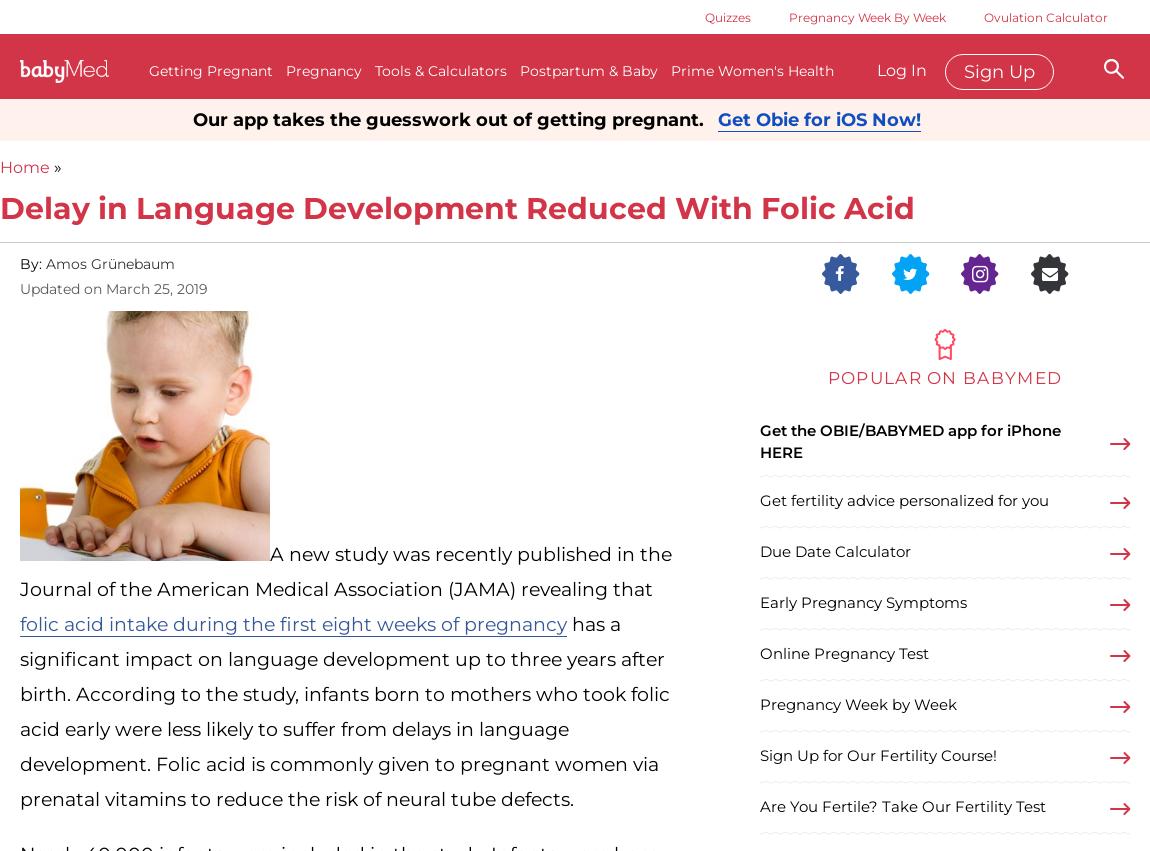 This screenshot has width=1150, height=851. What do you see at coordinates (843, 652) in the screenshot?
I see `'Online Pregnancy Test'` at bounding box center [843, 652].